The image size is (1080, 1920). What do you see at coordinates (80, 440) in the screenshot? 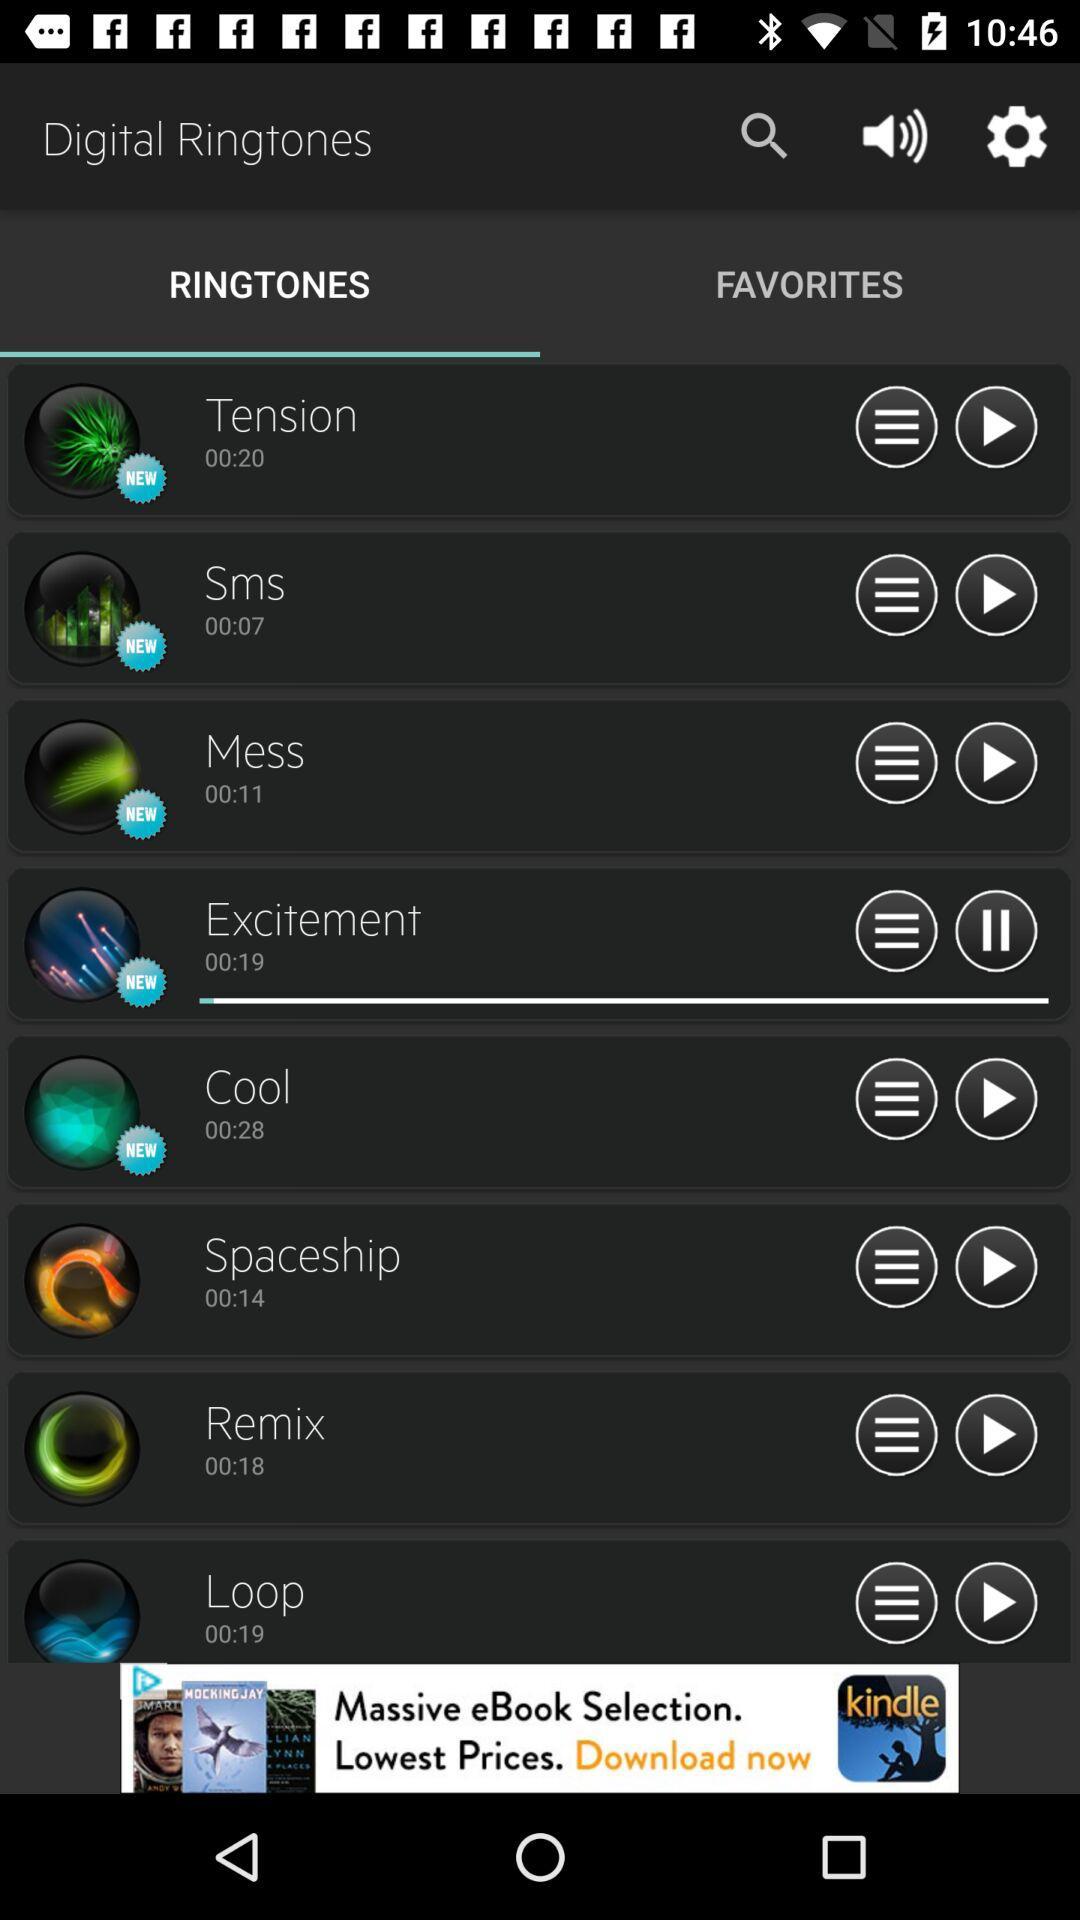
I see `image button` at bounding box center [80, 440].